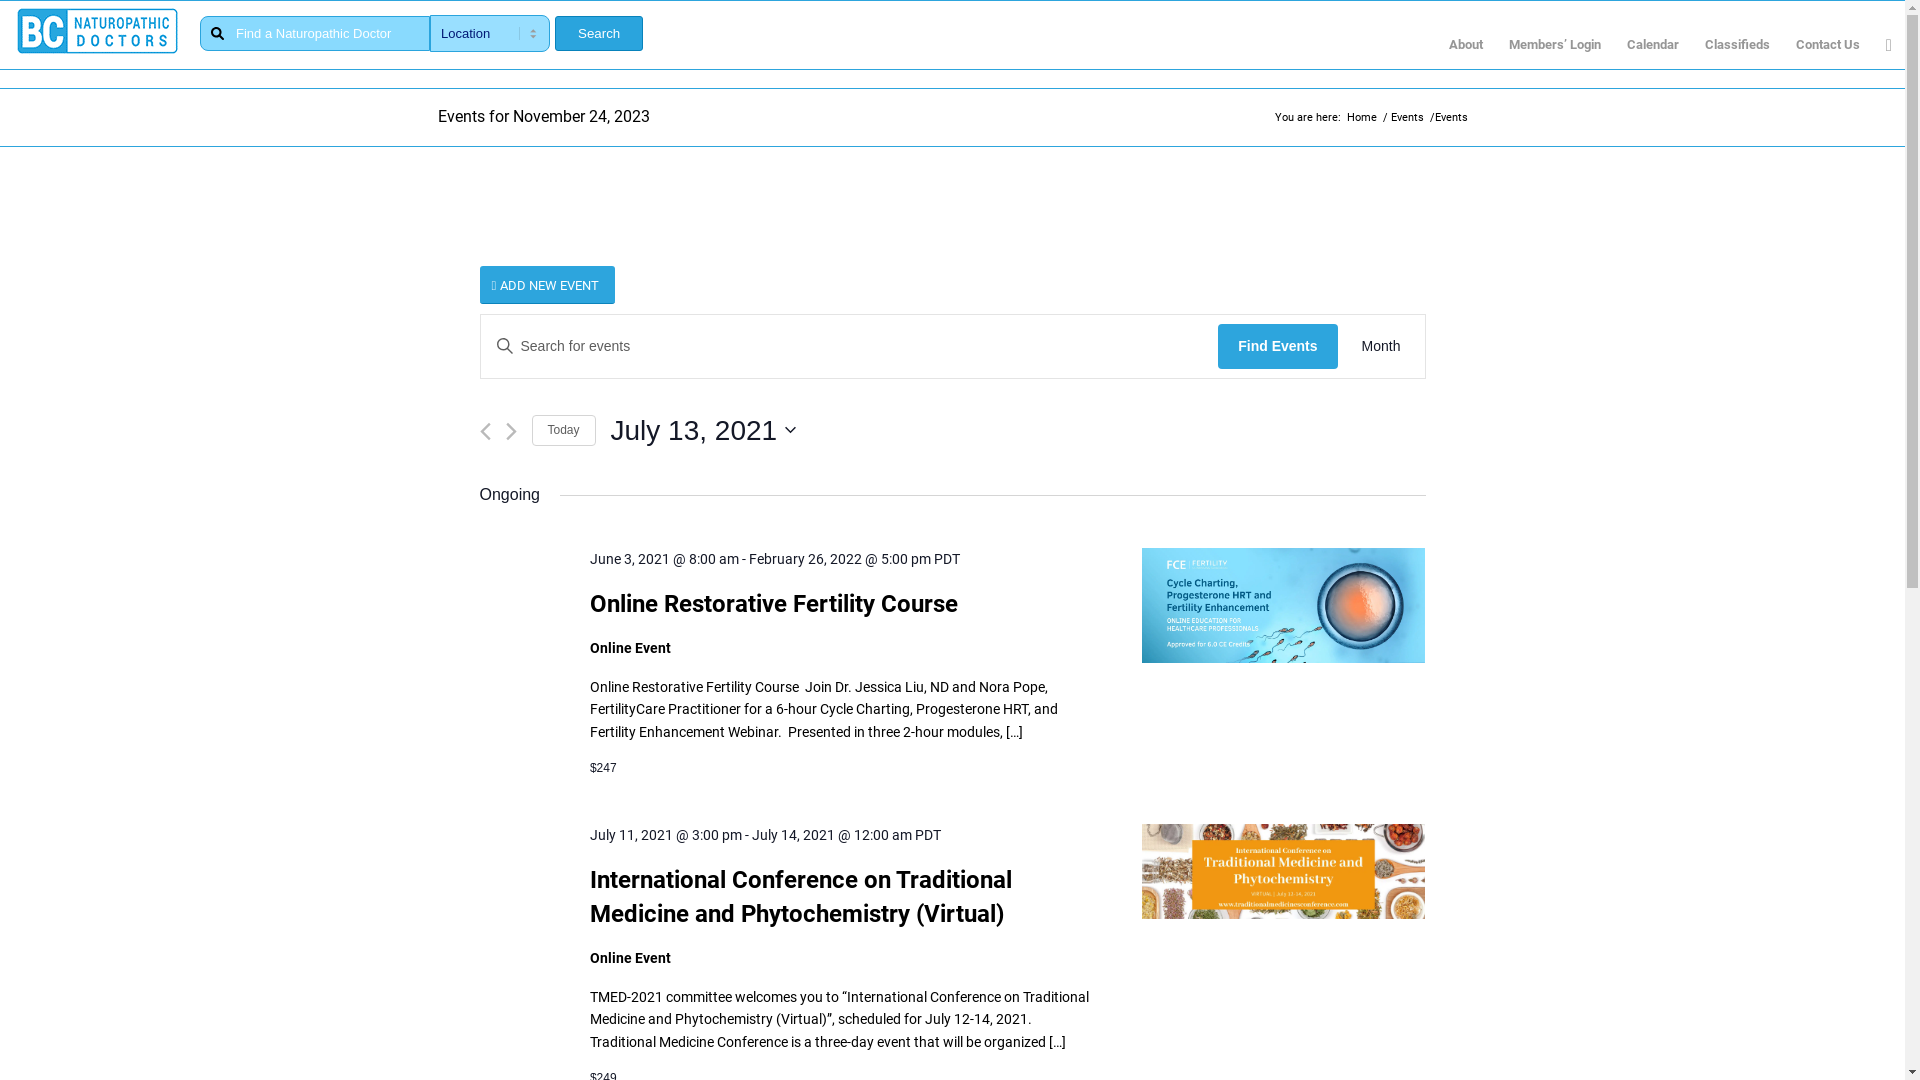  What do you see at coordinates (1736, 45) in the screenshot?
I see `'Classifieds'` at bounding box center [1736, 45].